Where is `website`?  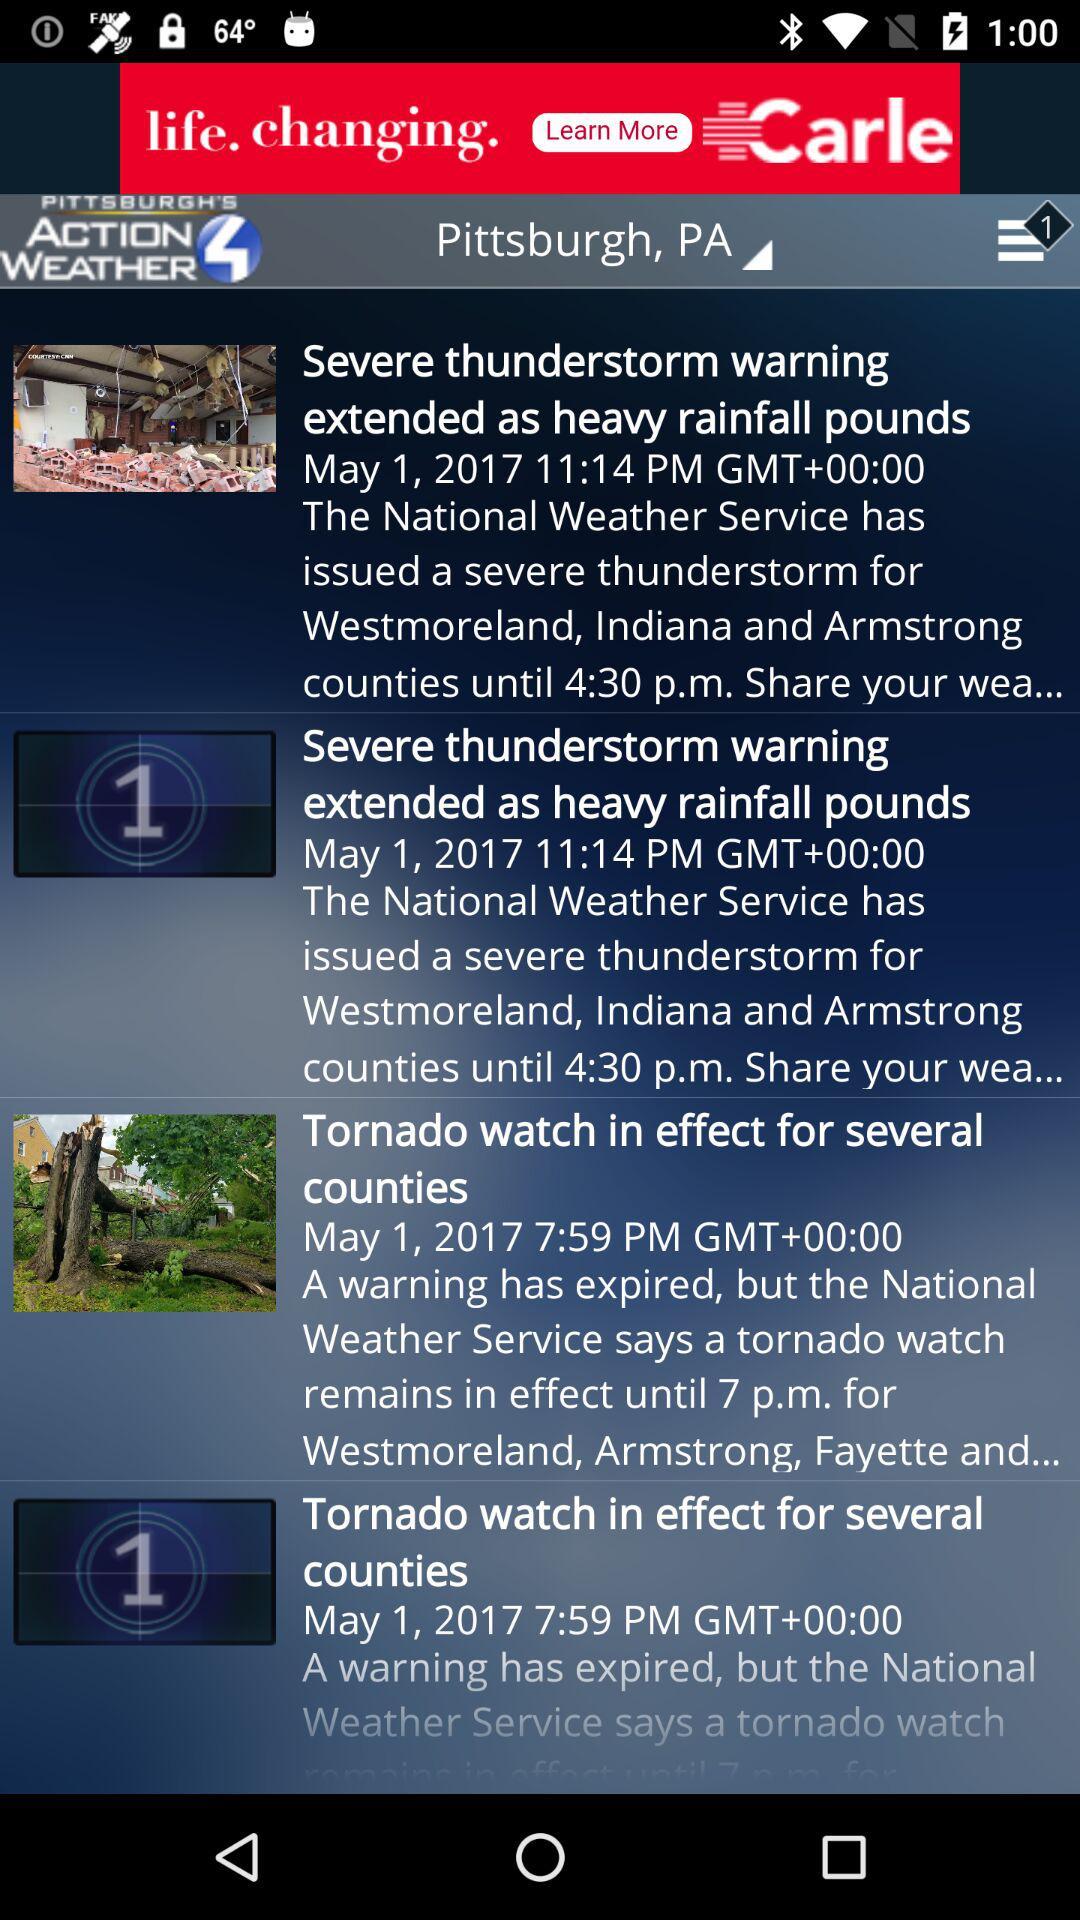
website is located at coordinates (131, 240).